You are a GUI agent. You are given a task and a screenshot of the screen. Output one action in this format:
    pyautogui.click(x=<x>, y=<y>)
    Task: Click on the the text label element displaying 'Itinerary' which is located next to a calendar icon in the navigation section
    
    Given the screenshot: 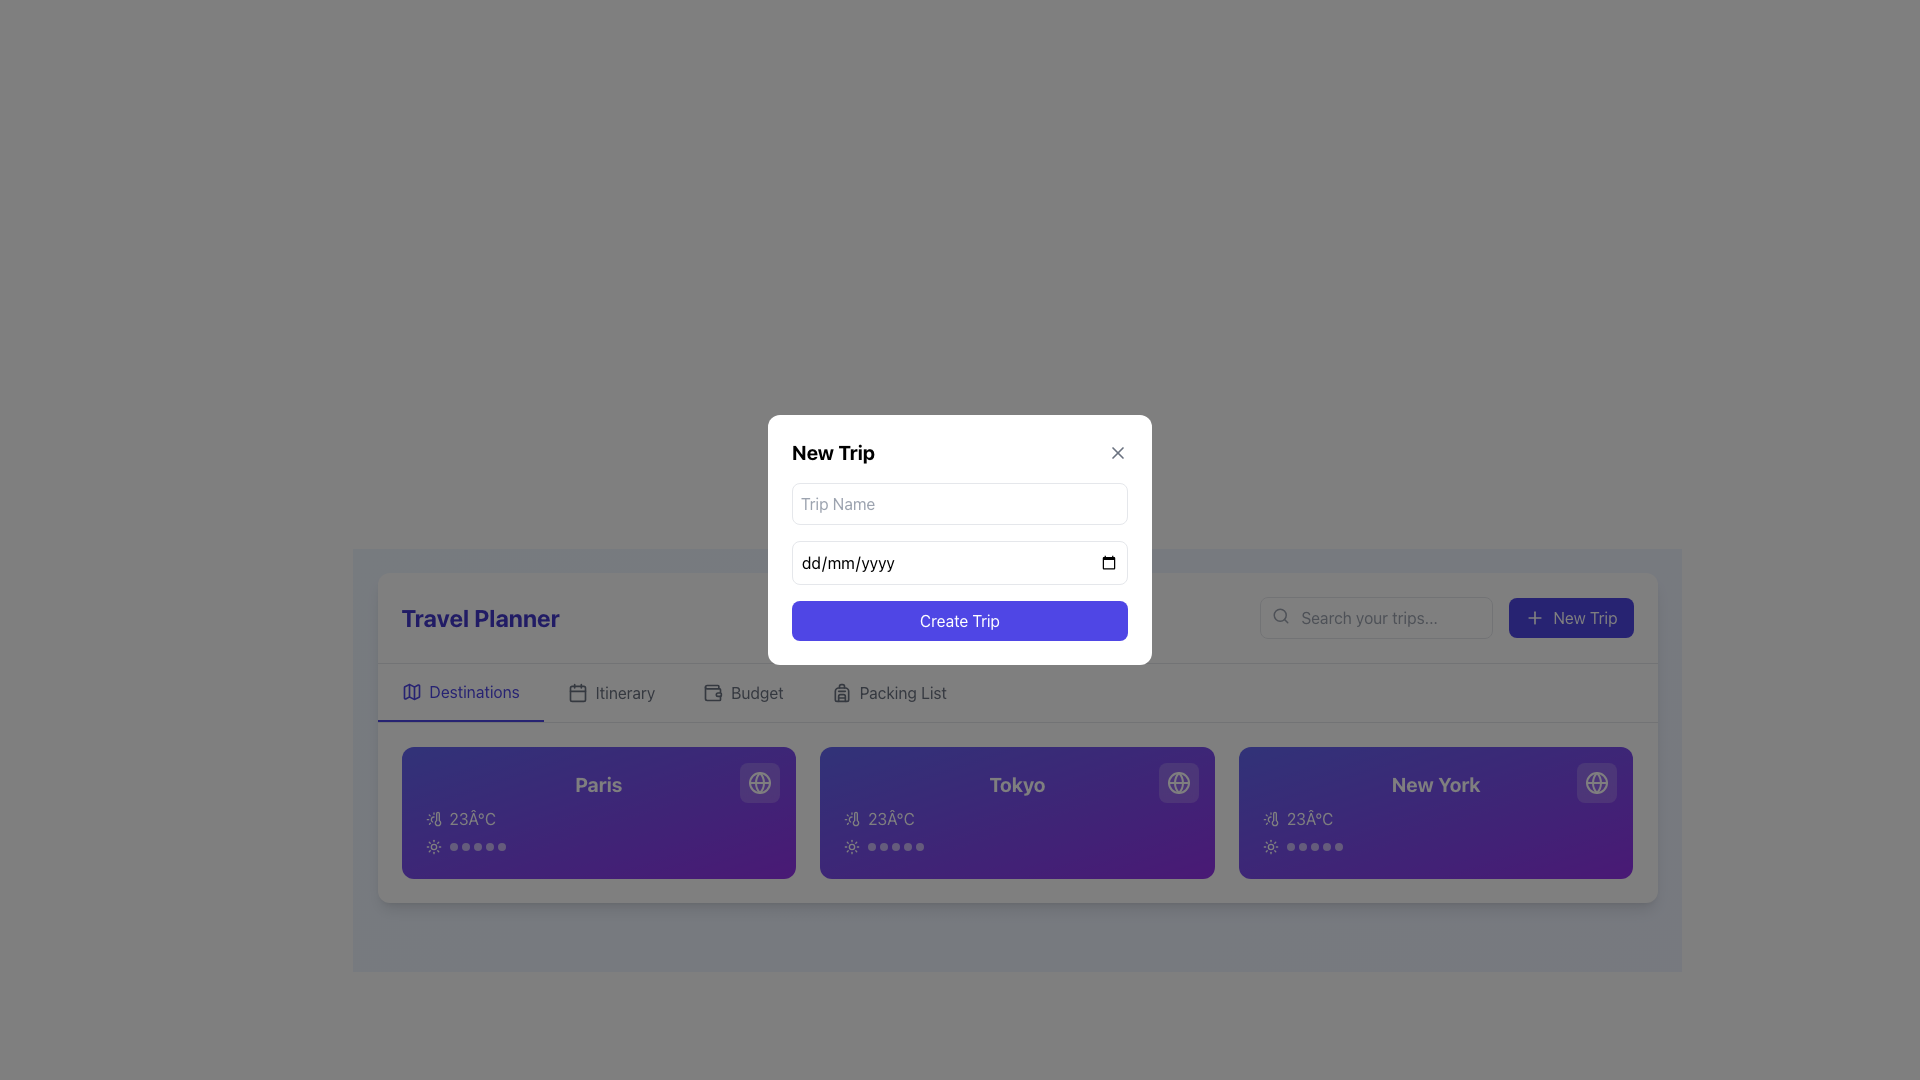 What is the action you would take?
    pyautogui.click(x=624, y=692)
    